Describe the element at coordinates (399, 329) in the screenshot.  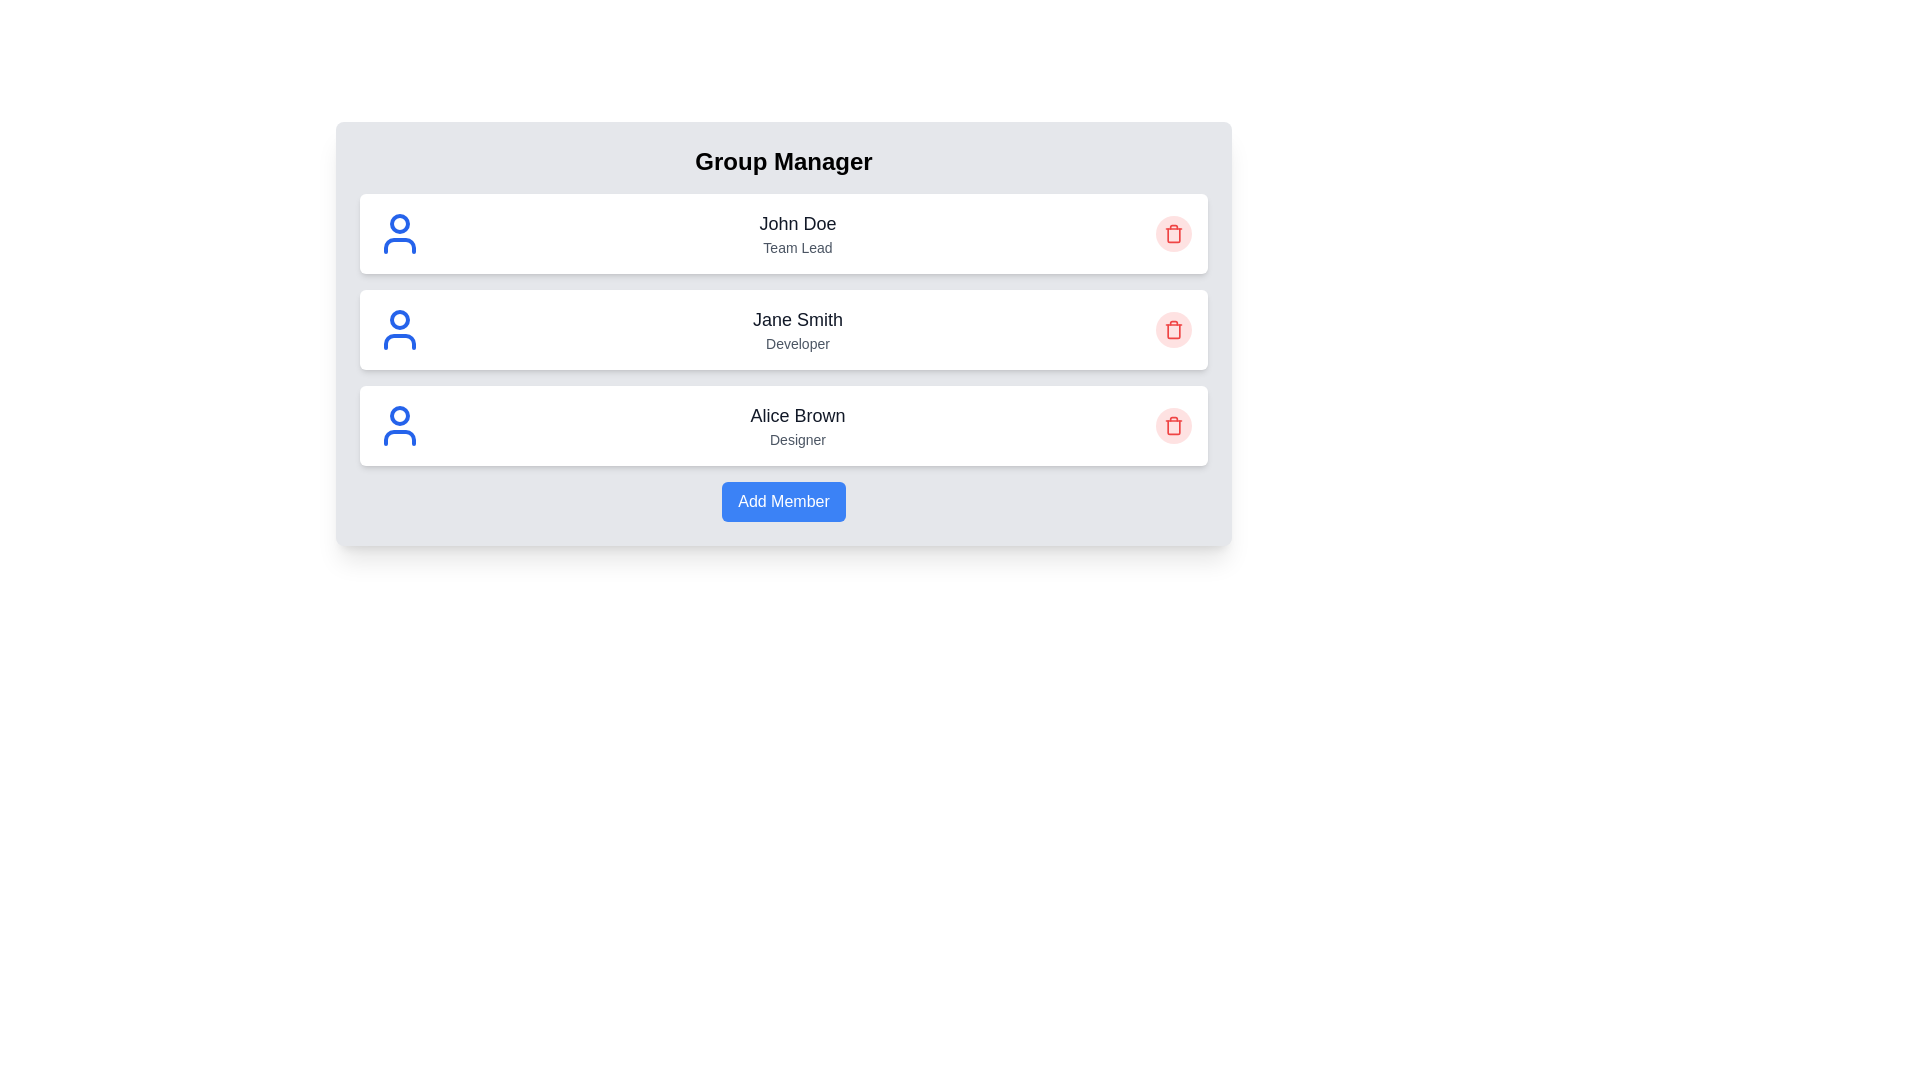
I see `the blue user icon representing 'Jane Smith', a Developer, located in the second row of the 'Group Manager' section` at that location.